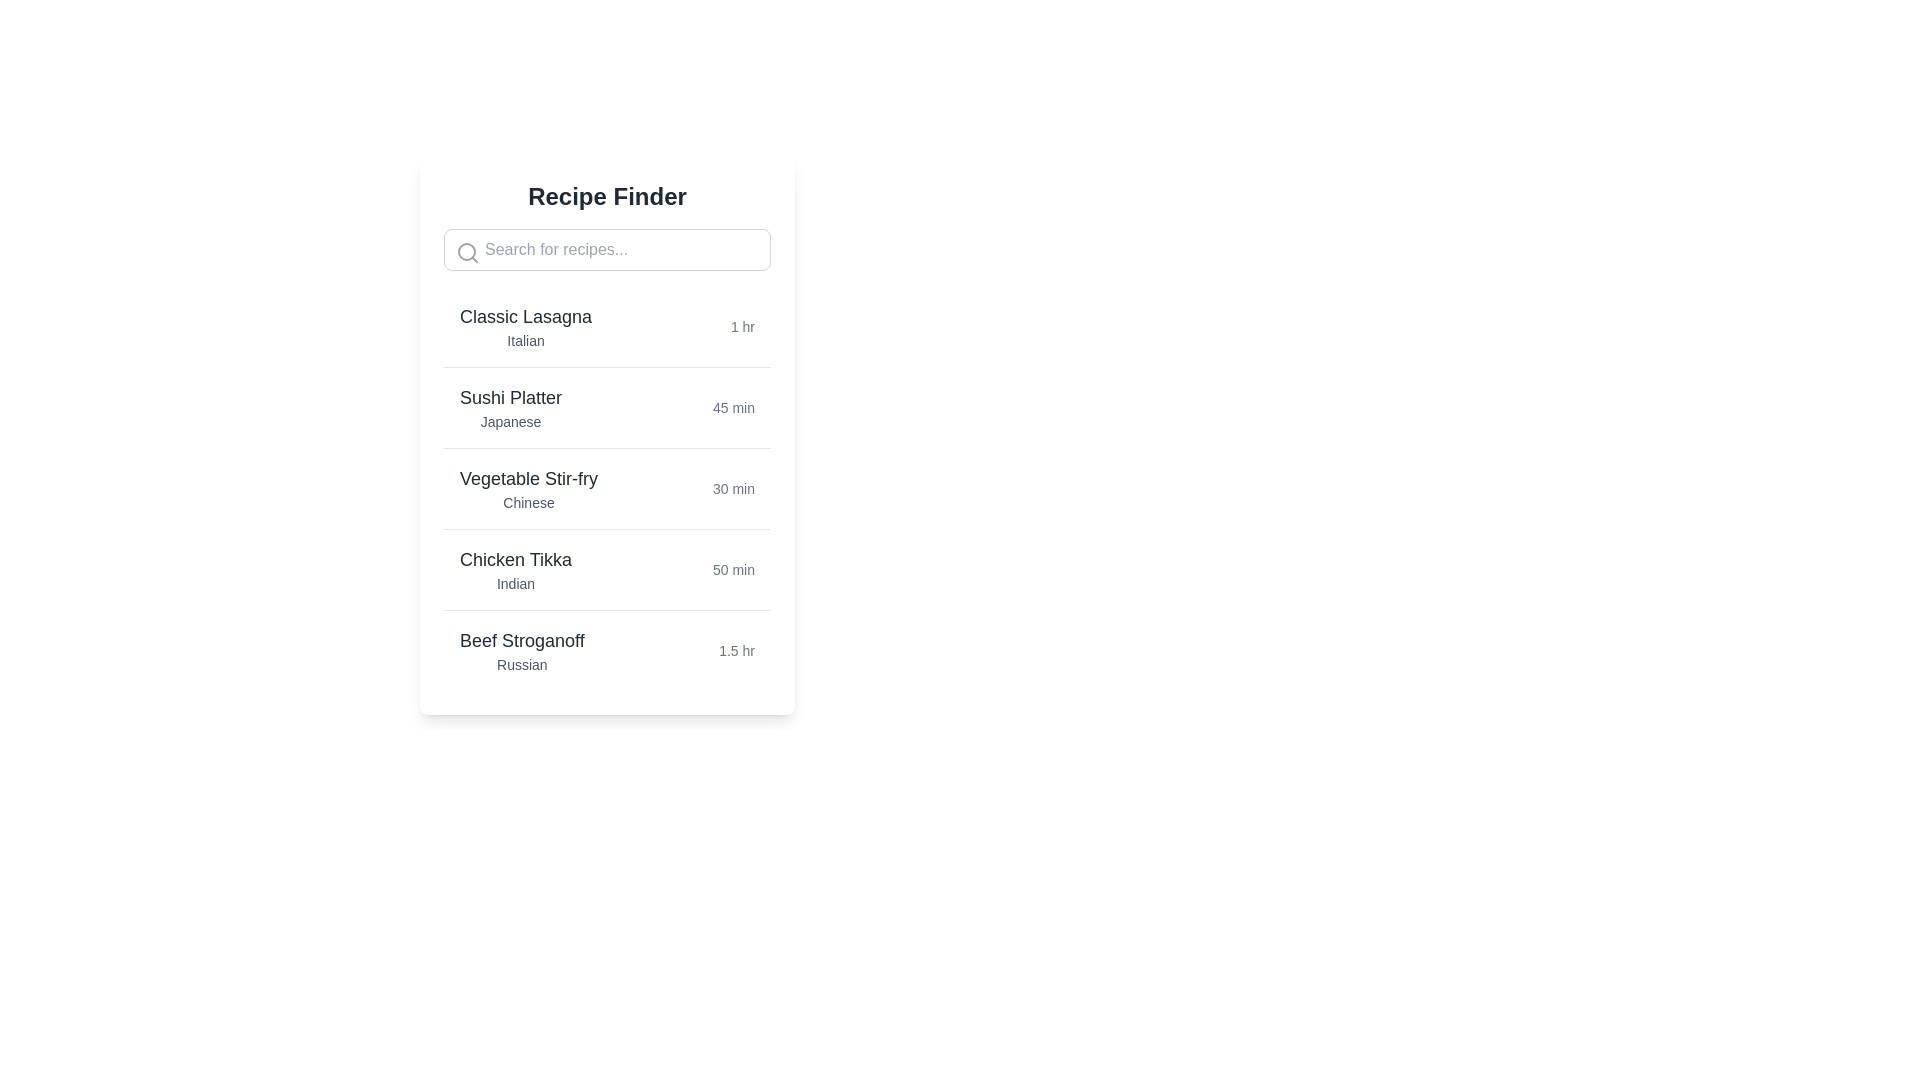 The height and width of the screenshot is (1080, 1920). Describe the element at coordinates (516, 559) in the screenshot. I see `text of the menu item title located in the fourth list item of the vertical list, which is identified as 'Indian'` at that location.